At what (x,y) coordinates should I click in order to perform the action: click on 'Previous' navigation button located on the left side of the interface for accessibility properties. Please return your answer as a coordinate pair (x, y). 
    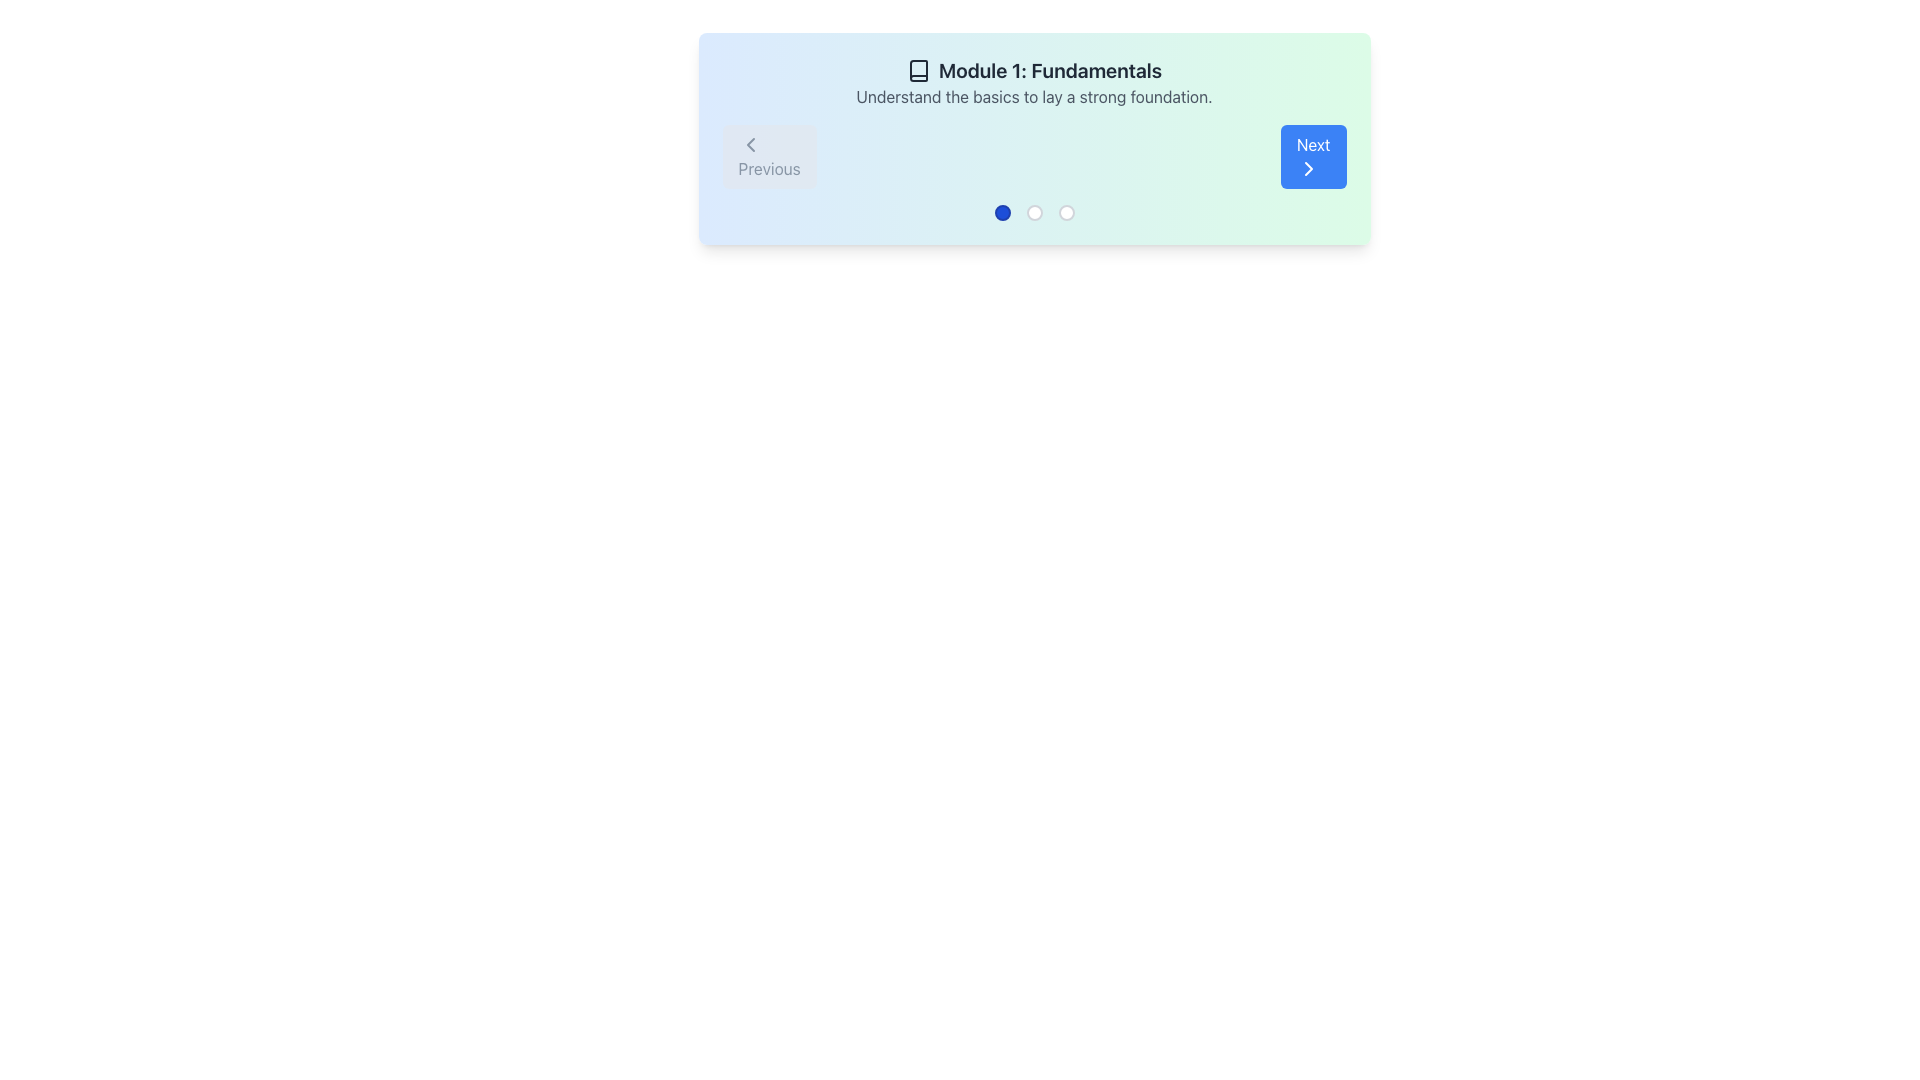
    Looking at the image, I should click on (768, 156).